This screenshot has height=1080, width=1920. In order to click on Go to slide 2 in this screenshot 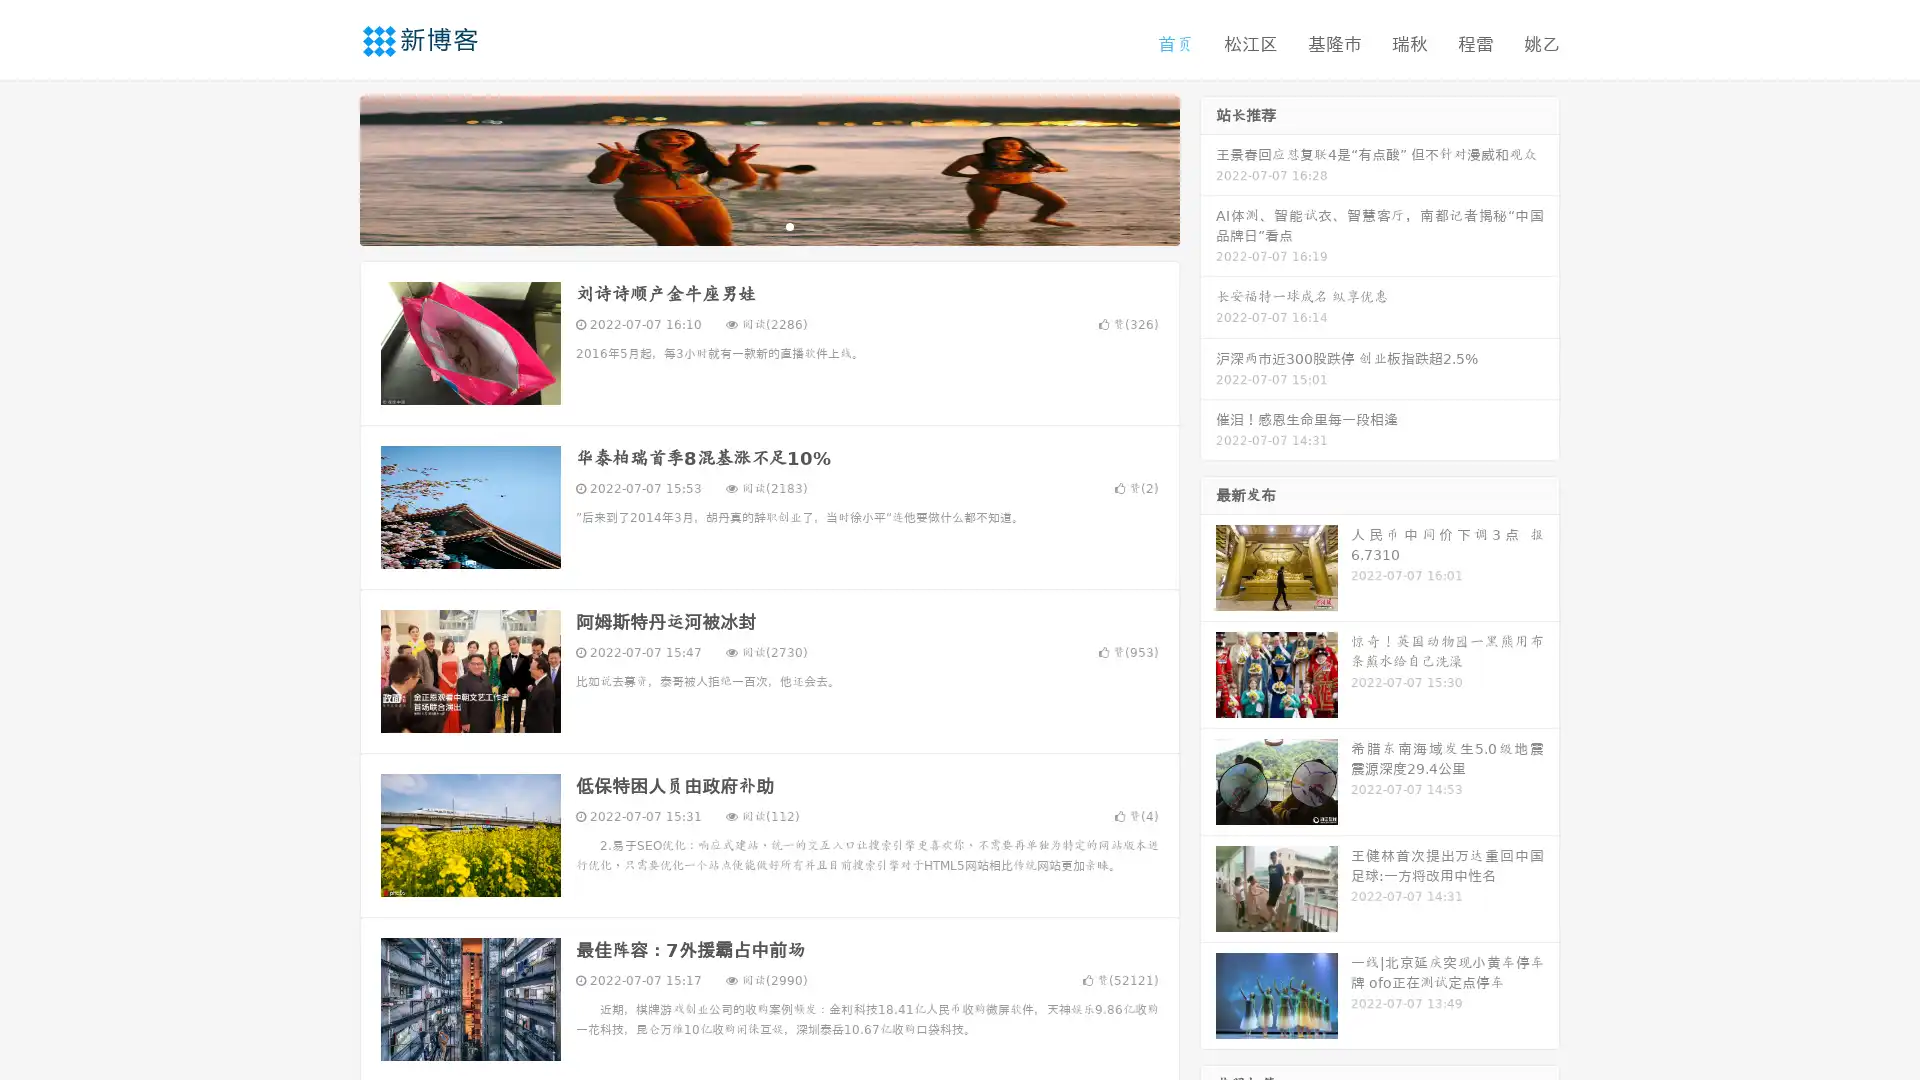, I will do `click(768, 225)`.